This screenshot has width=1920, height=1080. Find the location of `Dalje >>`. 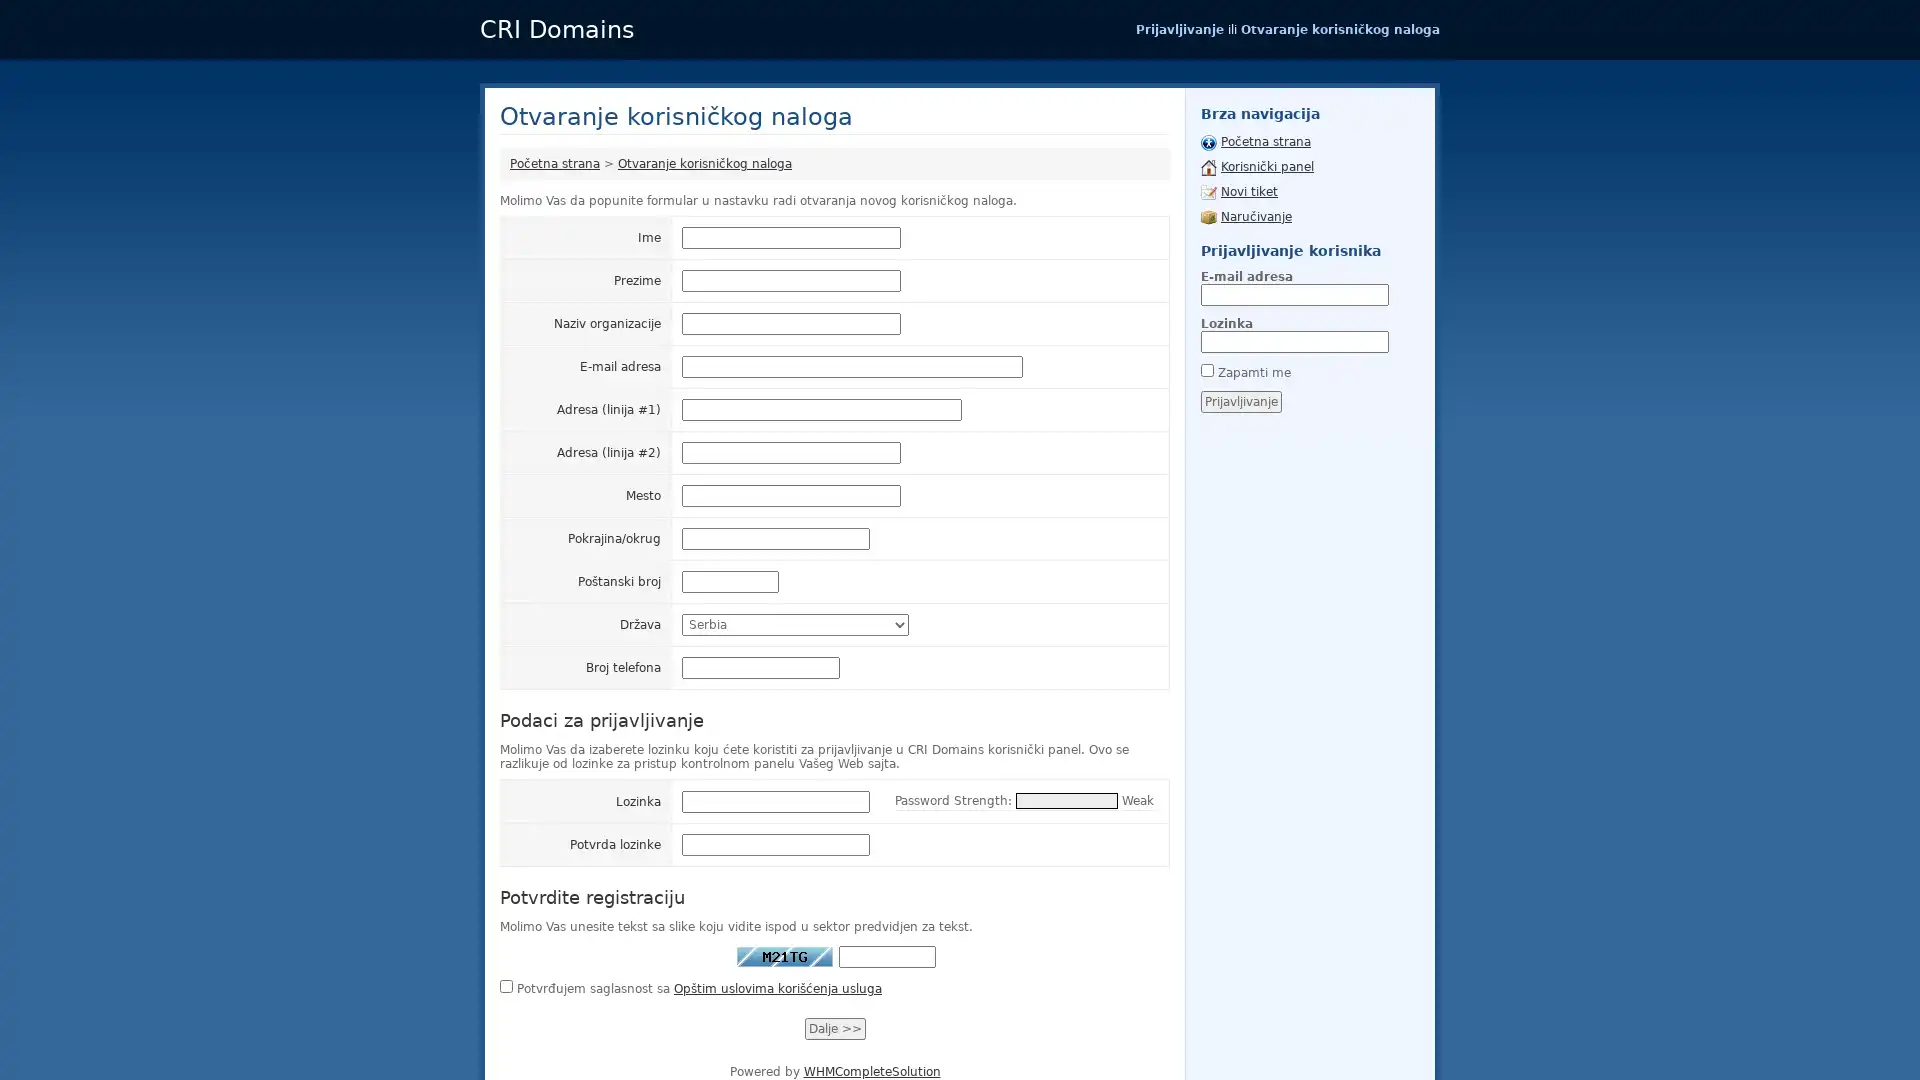

Dalje >> is located at coordinates (834, 1029).